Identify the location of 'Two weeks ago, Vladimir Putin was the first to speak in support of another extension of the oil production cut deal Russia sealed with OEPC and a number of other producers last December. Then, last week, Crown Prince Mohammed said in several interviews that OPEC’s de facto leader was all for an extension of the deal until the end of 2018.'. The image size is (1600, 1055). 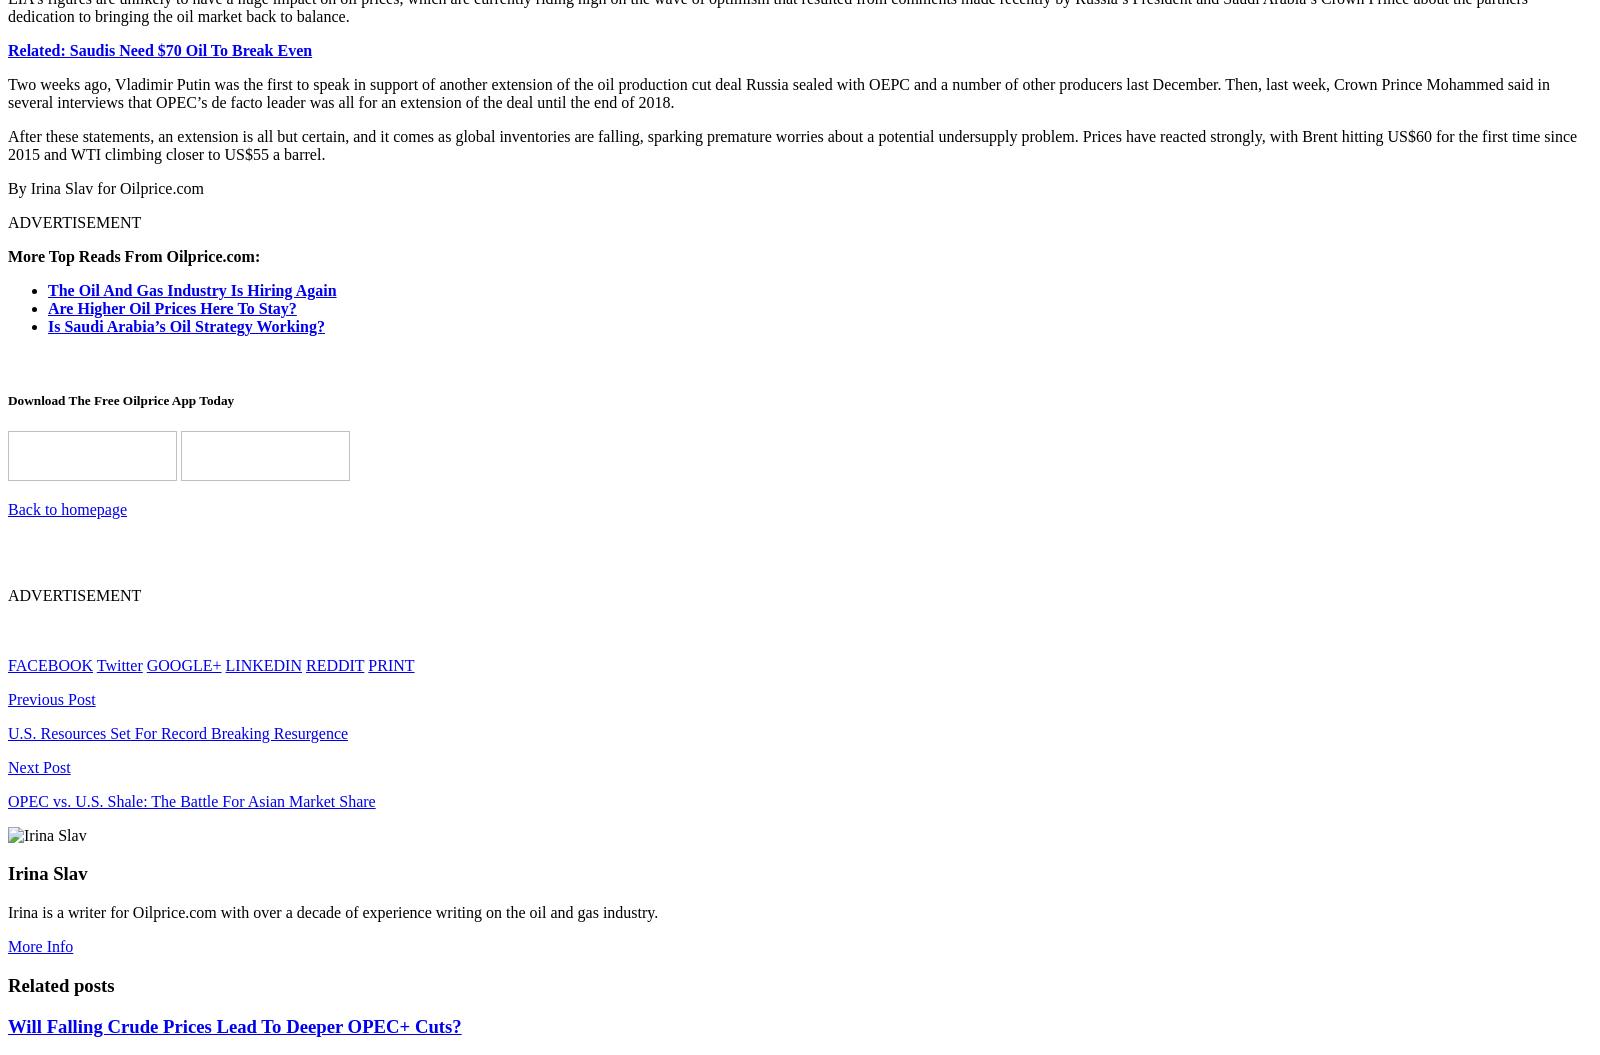
(778, 92).